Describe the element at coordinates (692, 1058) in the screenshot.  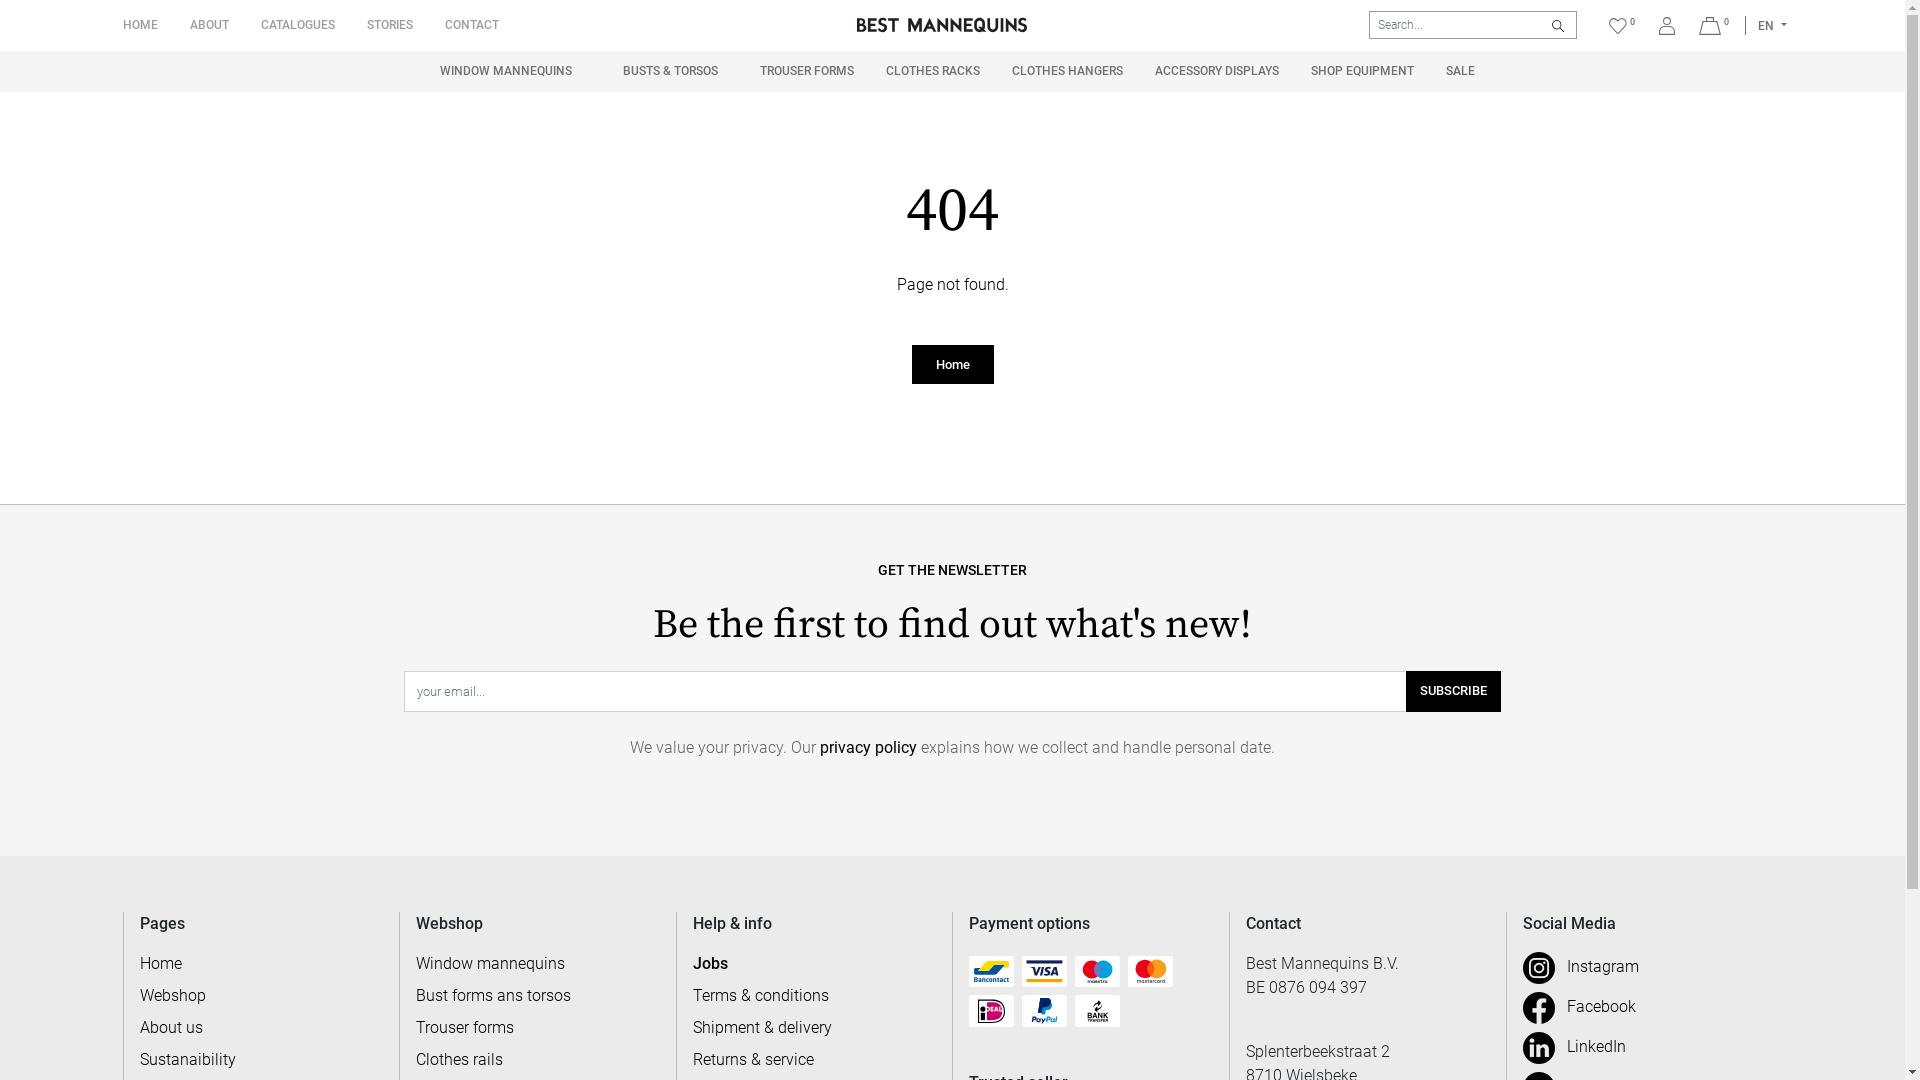
I see `'Returns & service'` at that location.